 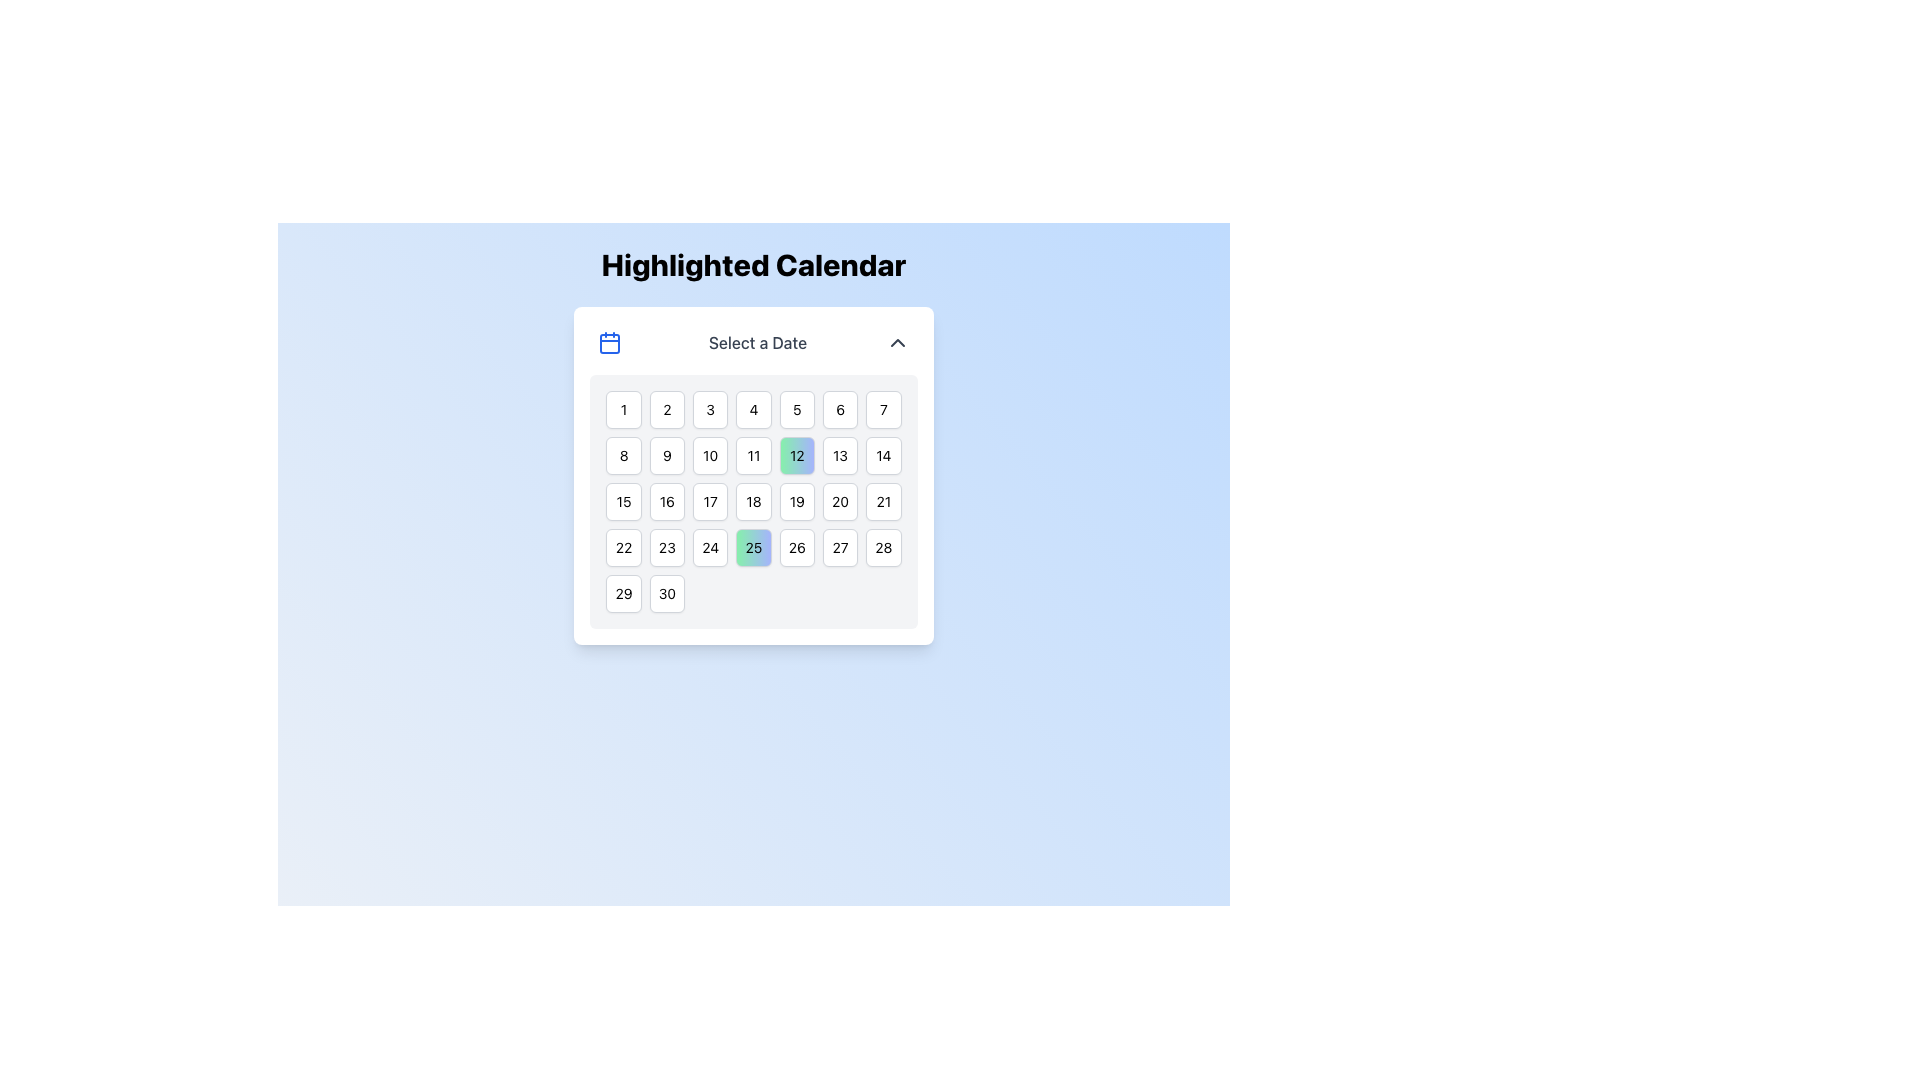 What do you see at coordinates (710, 408) in the screenshot?
I see `the button labeled '3' in the calendar grid` at bounding box center [710, 408].